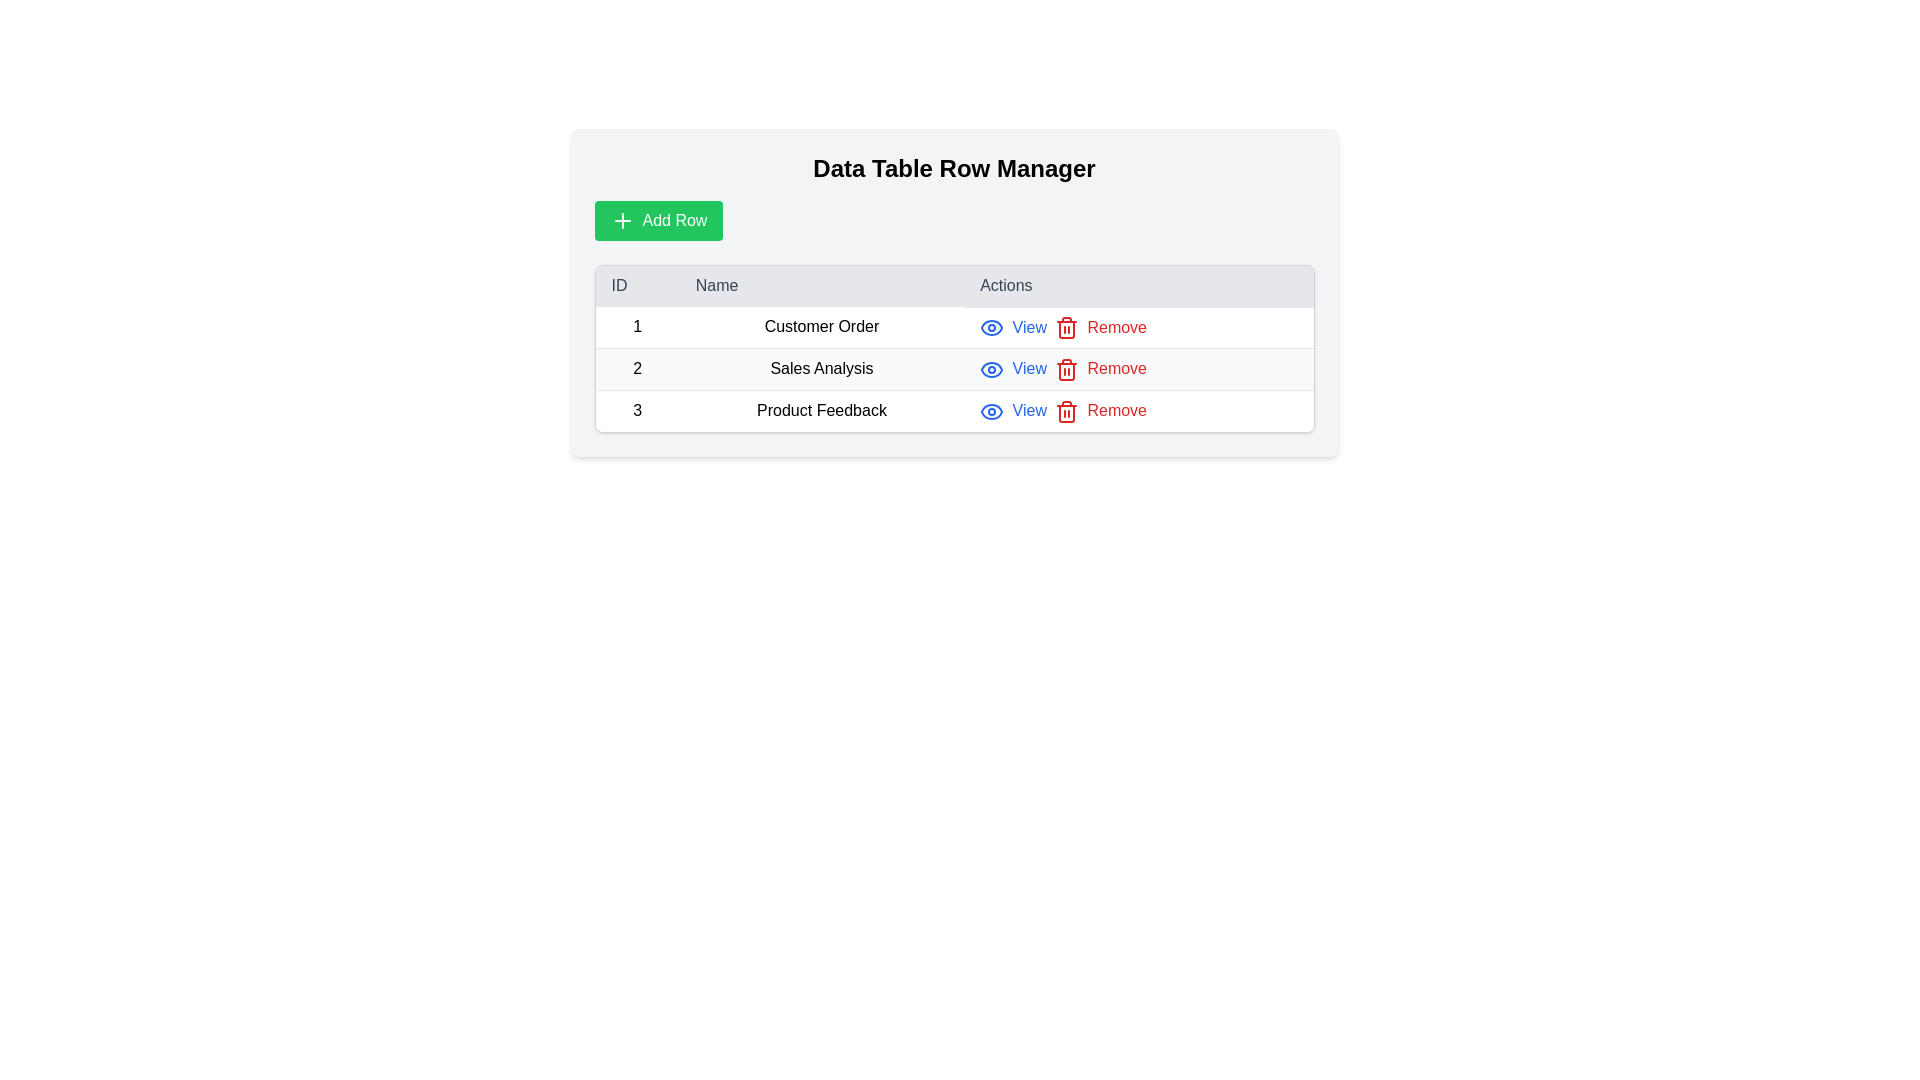  Describe the element at coordinates (992, 410) in the screenshot. I see `the blue outlined eye icon SVG located next to the 'View' text in the 'Actions' column of the third row ('Product Feedback') in the table` at that location.